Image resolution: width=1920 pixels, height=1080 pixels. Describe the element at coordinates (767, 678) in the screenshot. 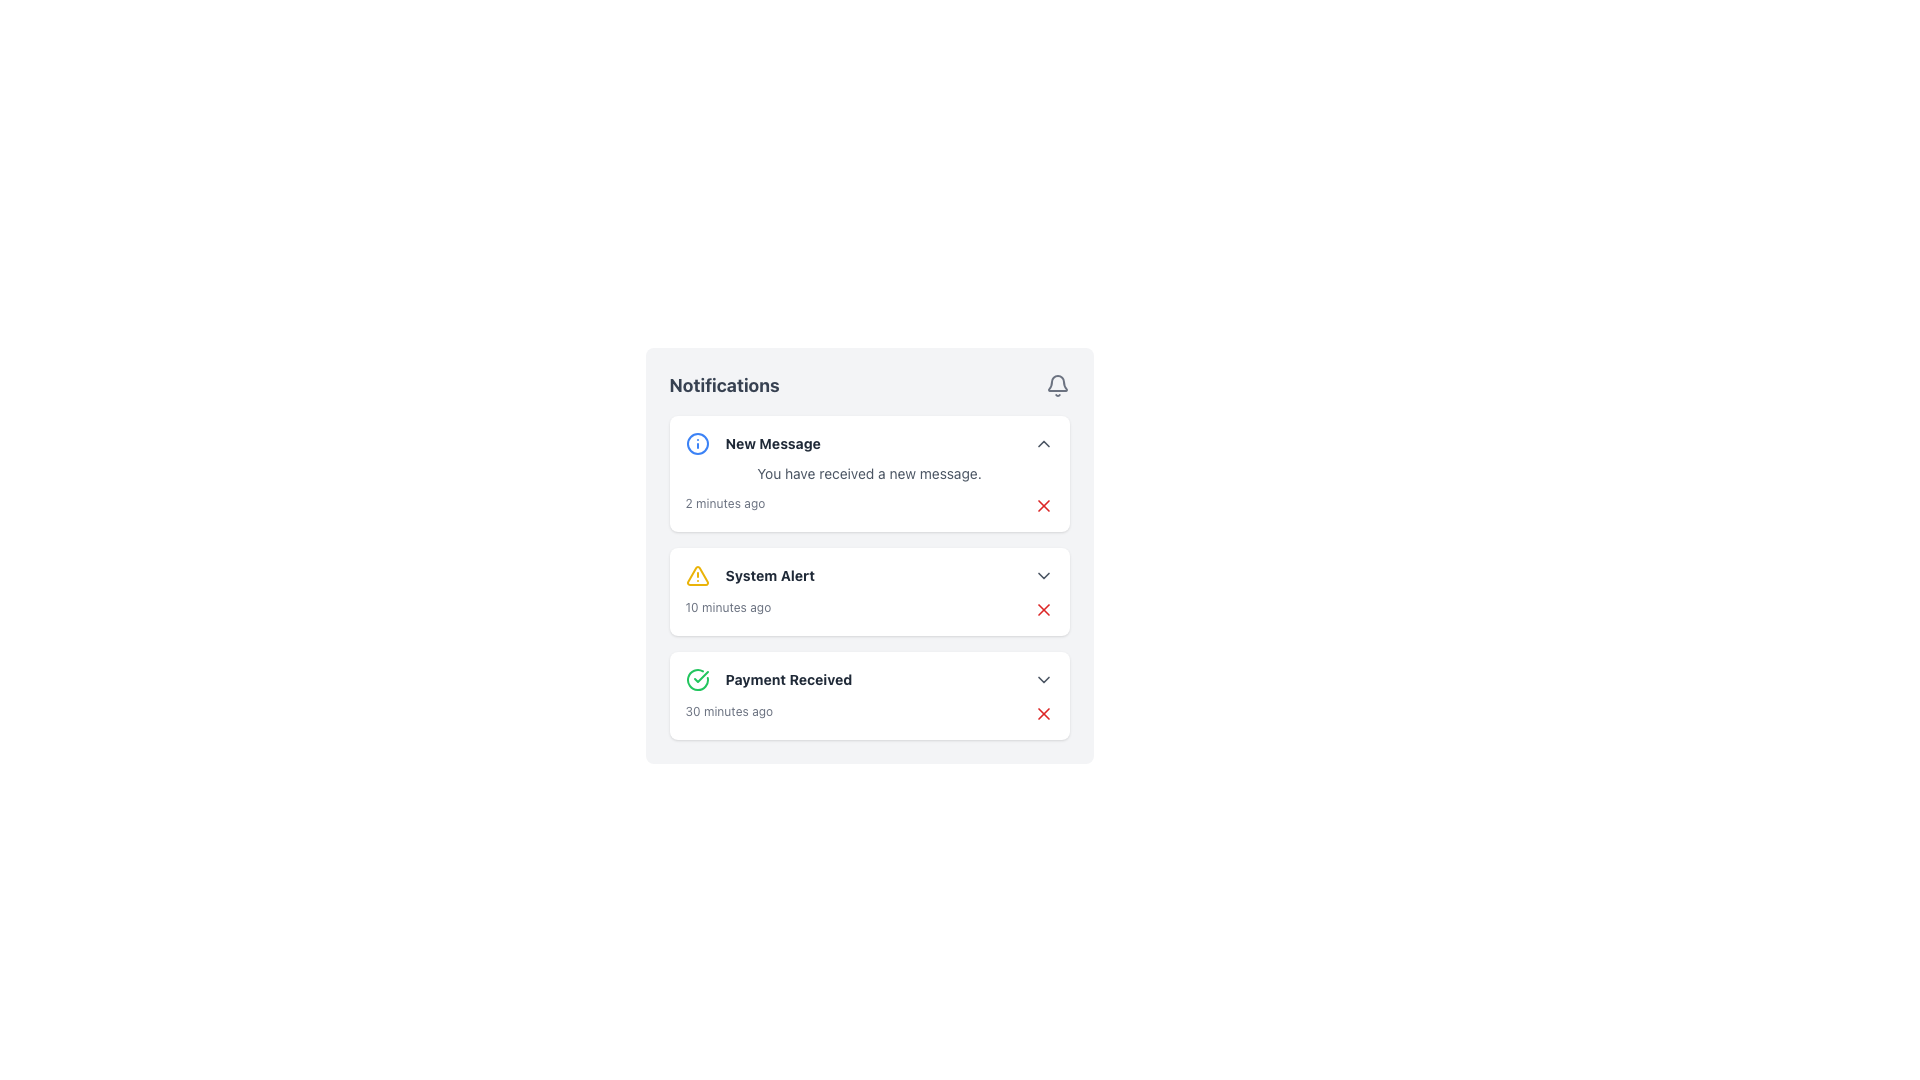

I see `the 'Payment Received' notification item, which features a bold label and a green checkmark icon, located at the bottom of the notification panel` at that location.